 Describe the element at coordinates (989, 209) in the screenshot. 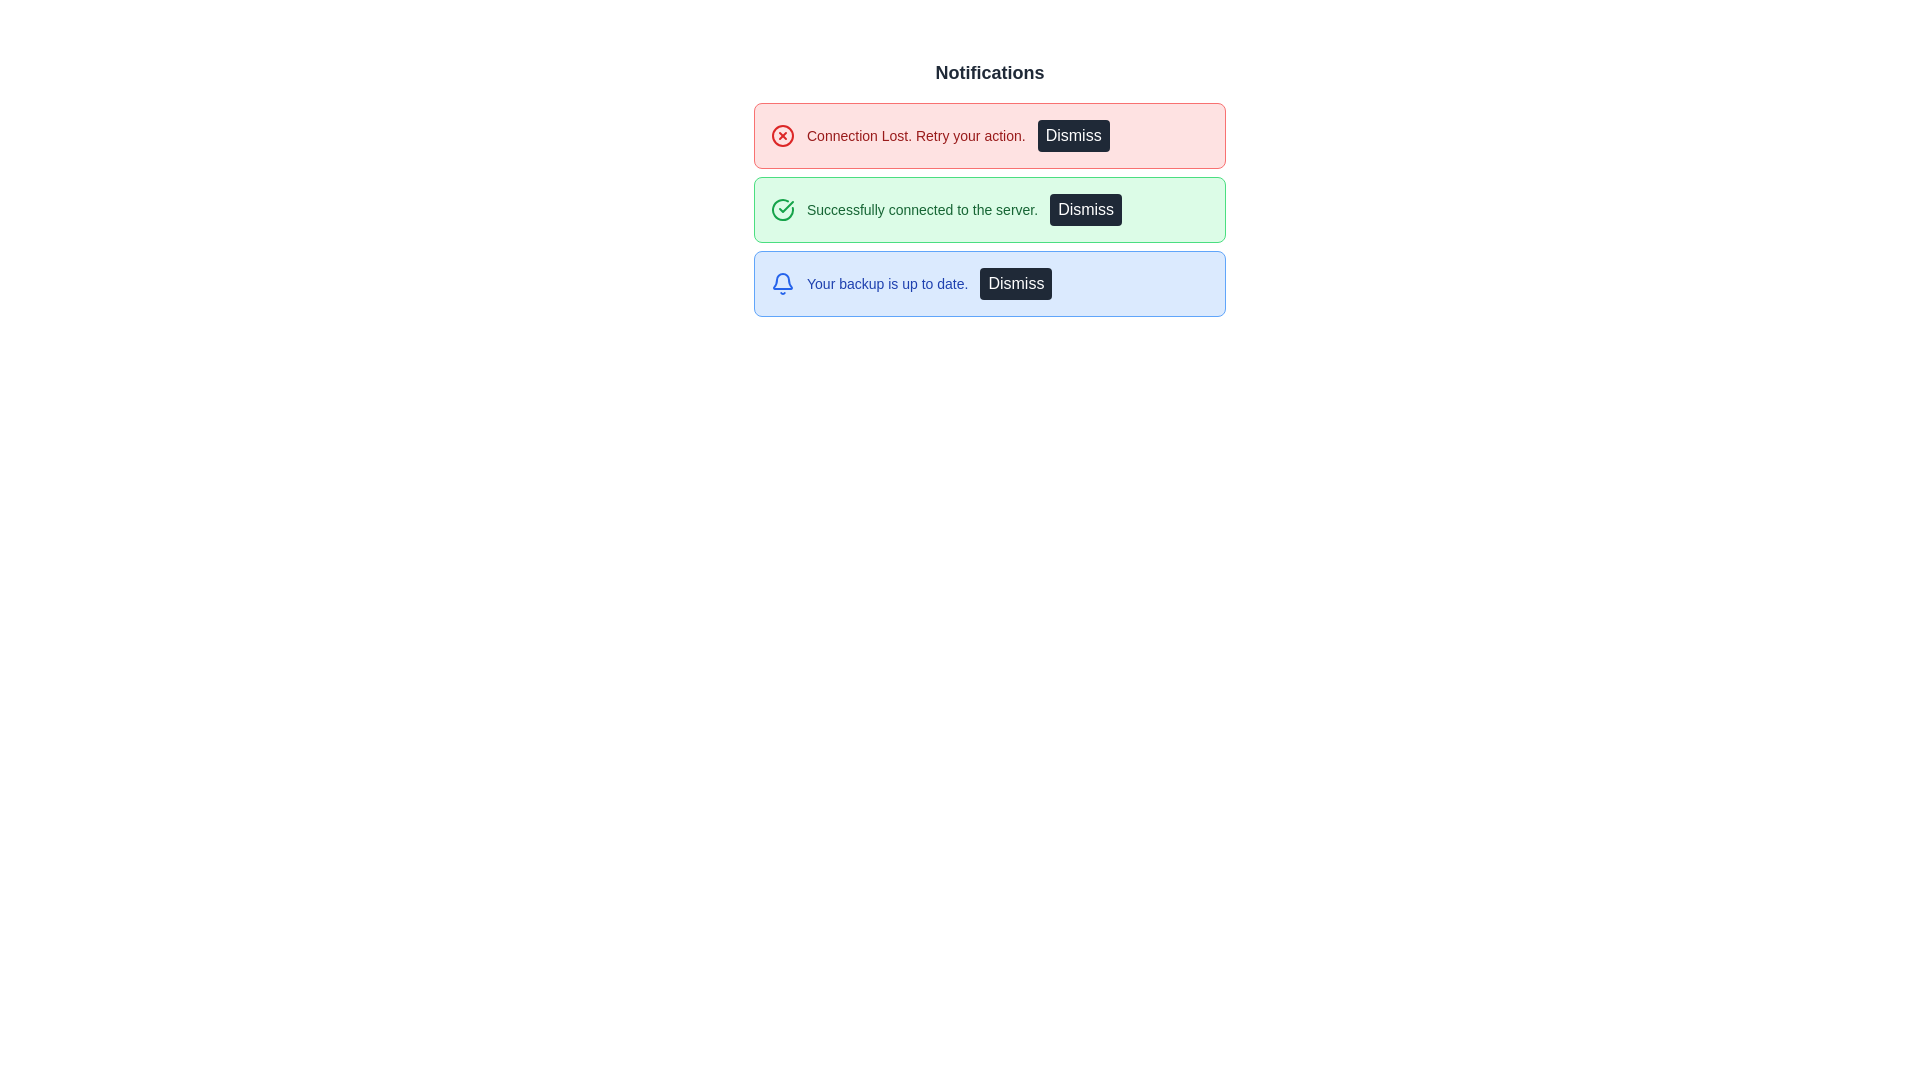

I see `the success notification message that informs the user about the successful connection to a server, which has a 'Dismiss' button adjacent to it` at that location.